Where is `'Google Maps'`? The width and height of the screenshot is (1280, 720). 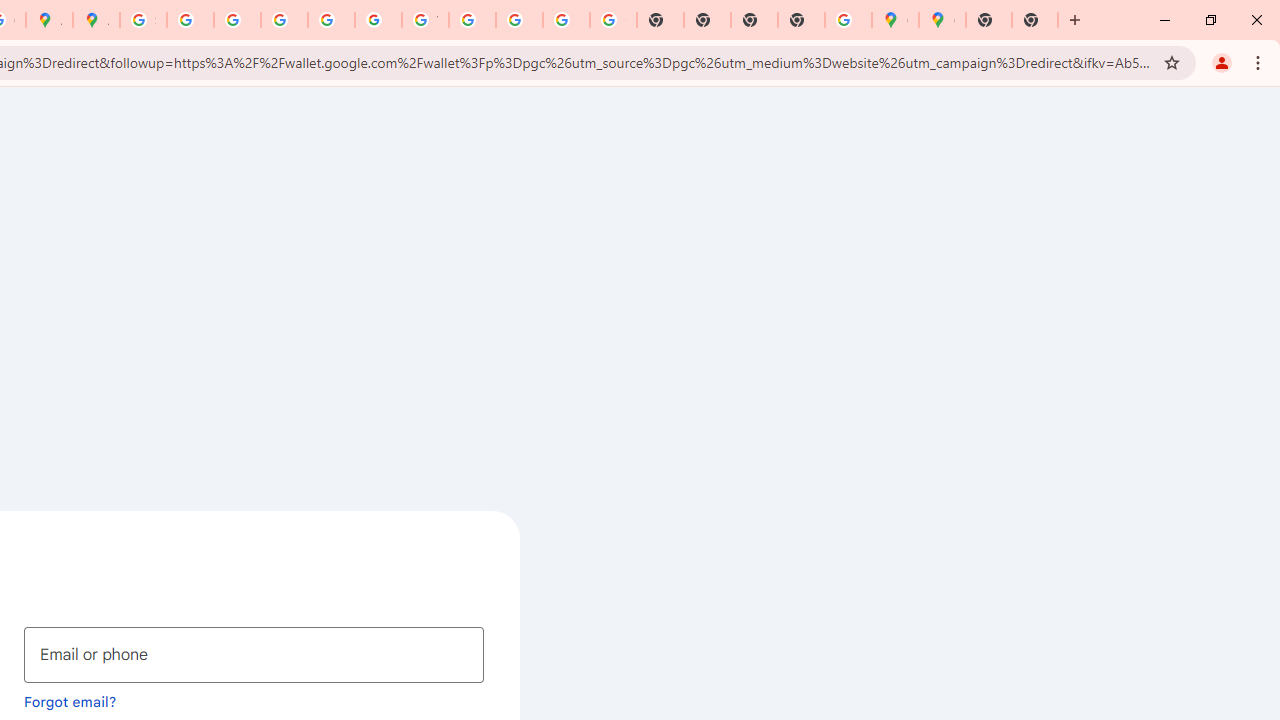
'Google Maps' is located at coordinates (894, 20).